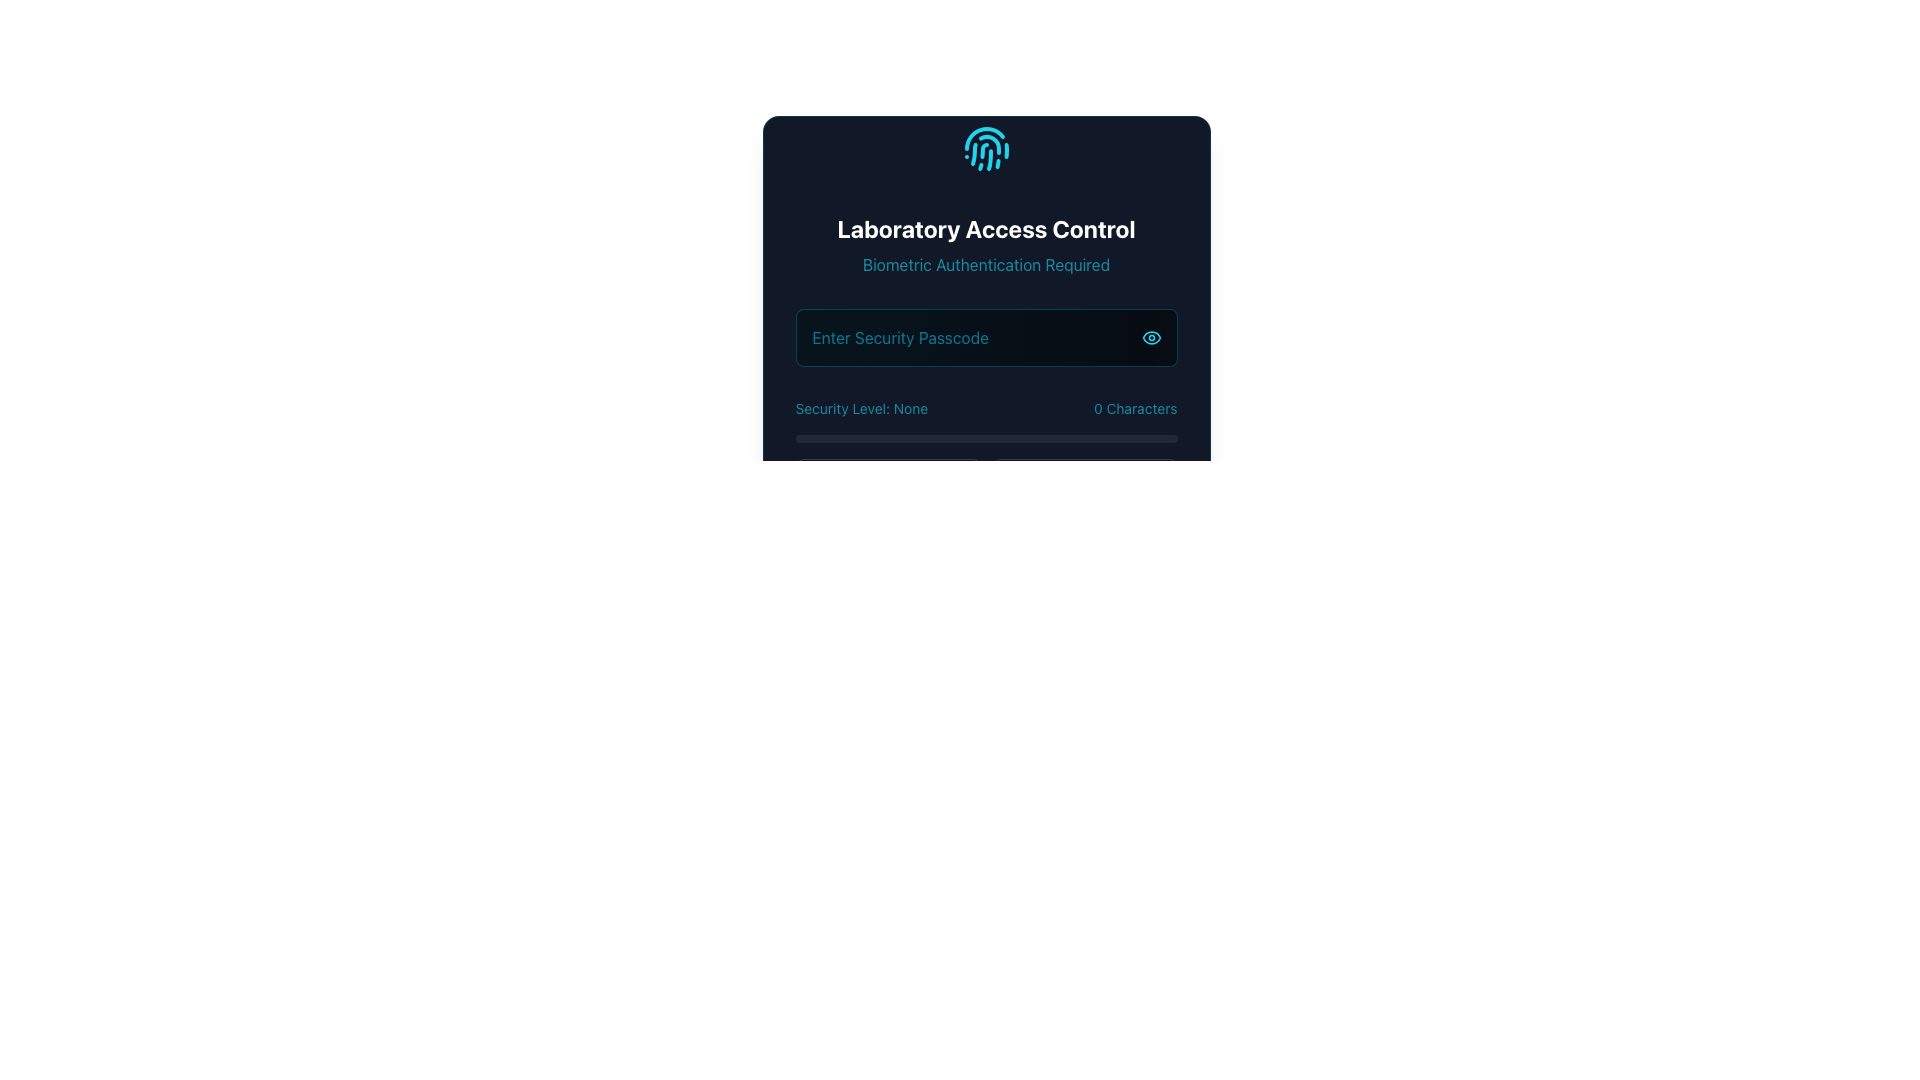 Image resolution: width=1920 pixels, height=1080 pixels. Describe the element at coordinates (986, 227) in the screenshot. I see `text of the header element positioned above 'Biometric Authentication Required', which serves as the title of the interface` at that location.